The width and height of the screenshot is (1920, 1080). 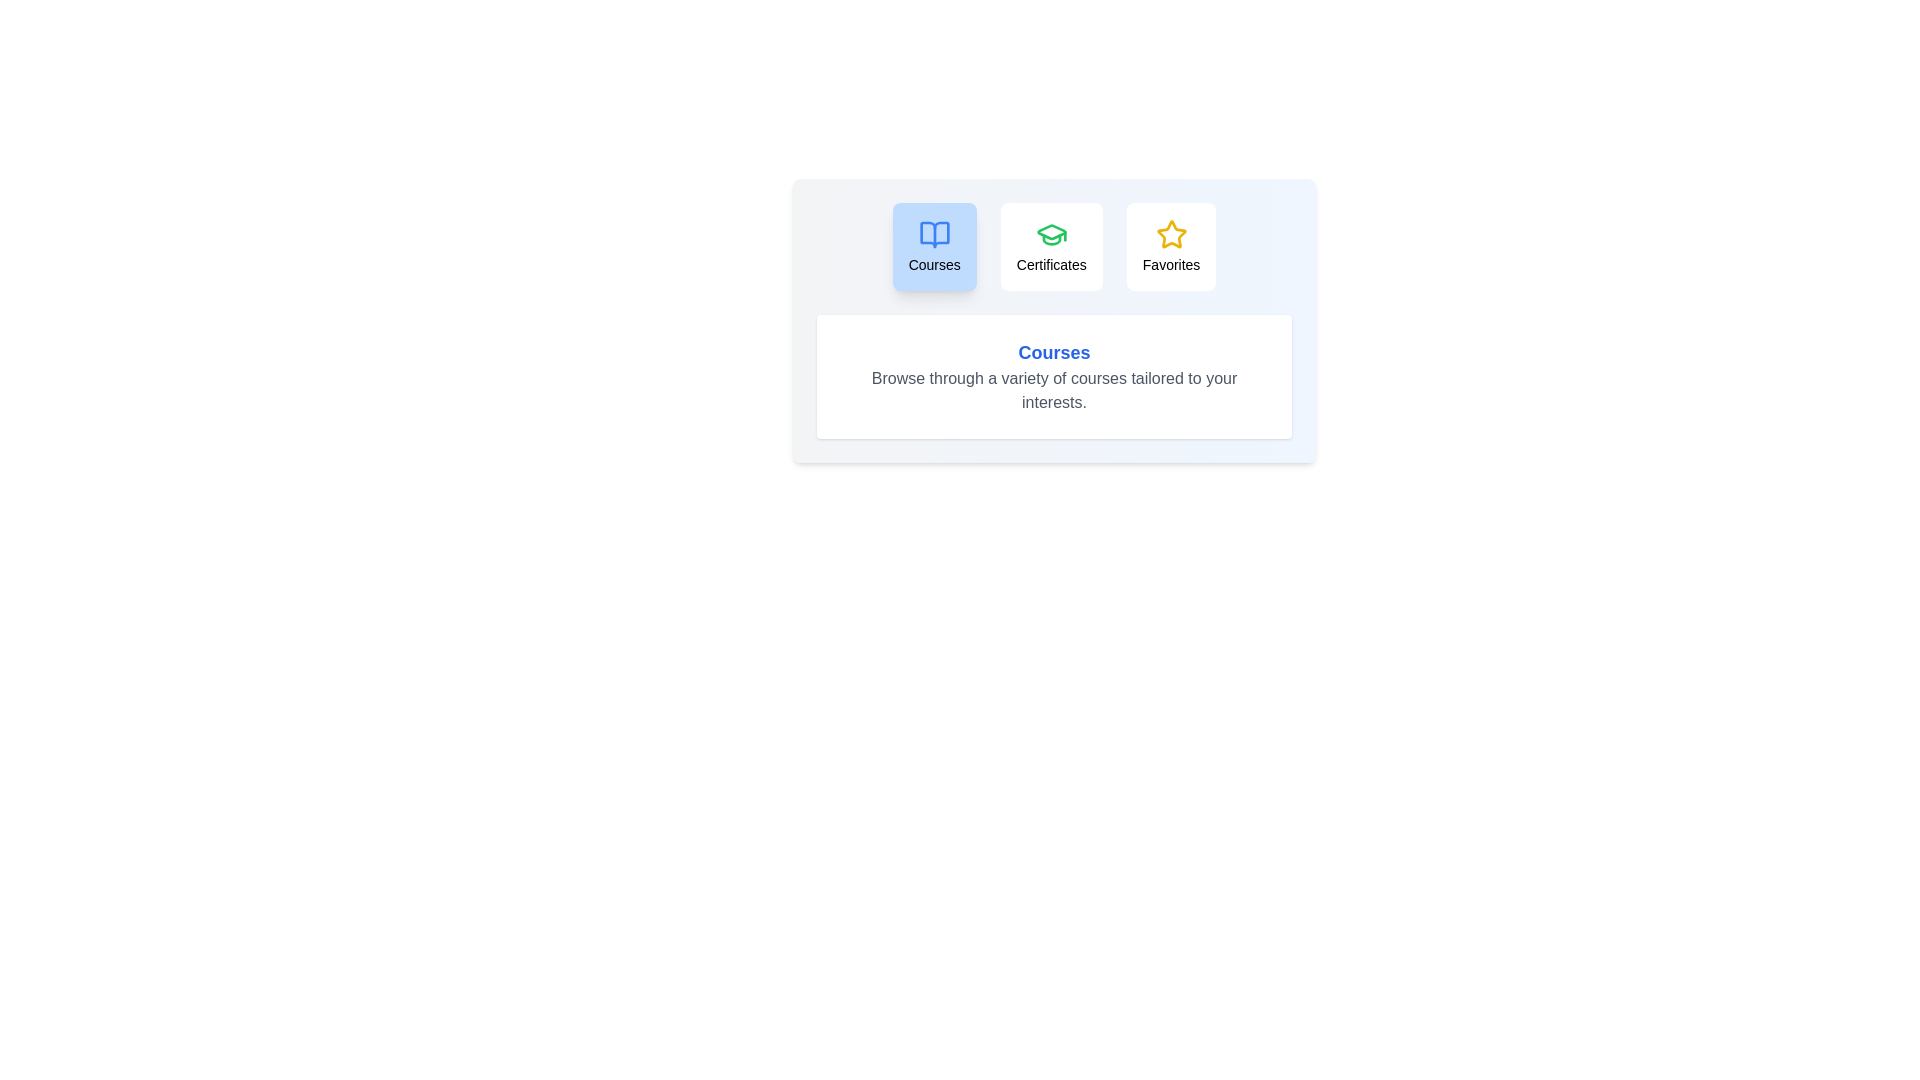 I want to click on the tab labeled Courses, so click(x=933, y=245).